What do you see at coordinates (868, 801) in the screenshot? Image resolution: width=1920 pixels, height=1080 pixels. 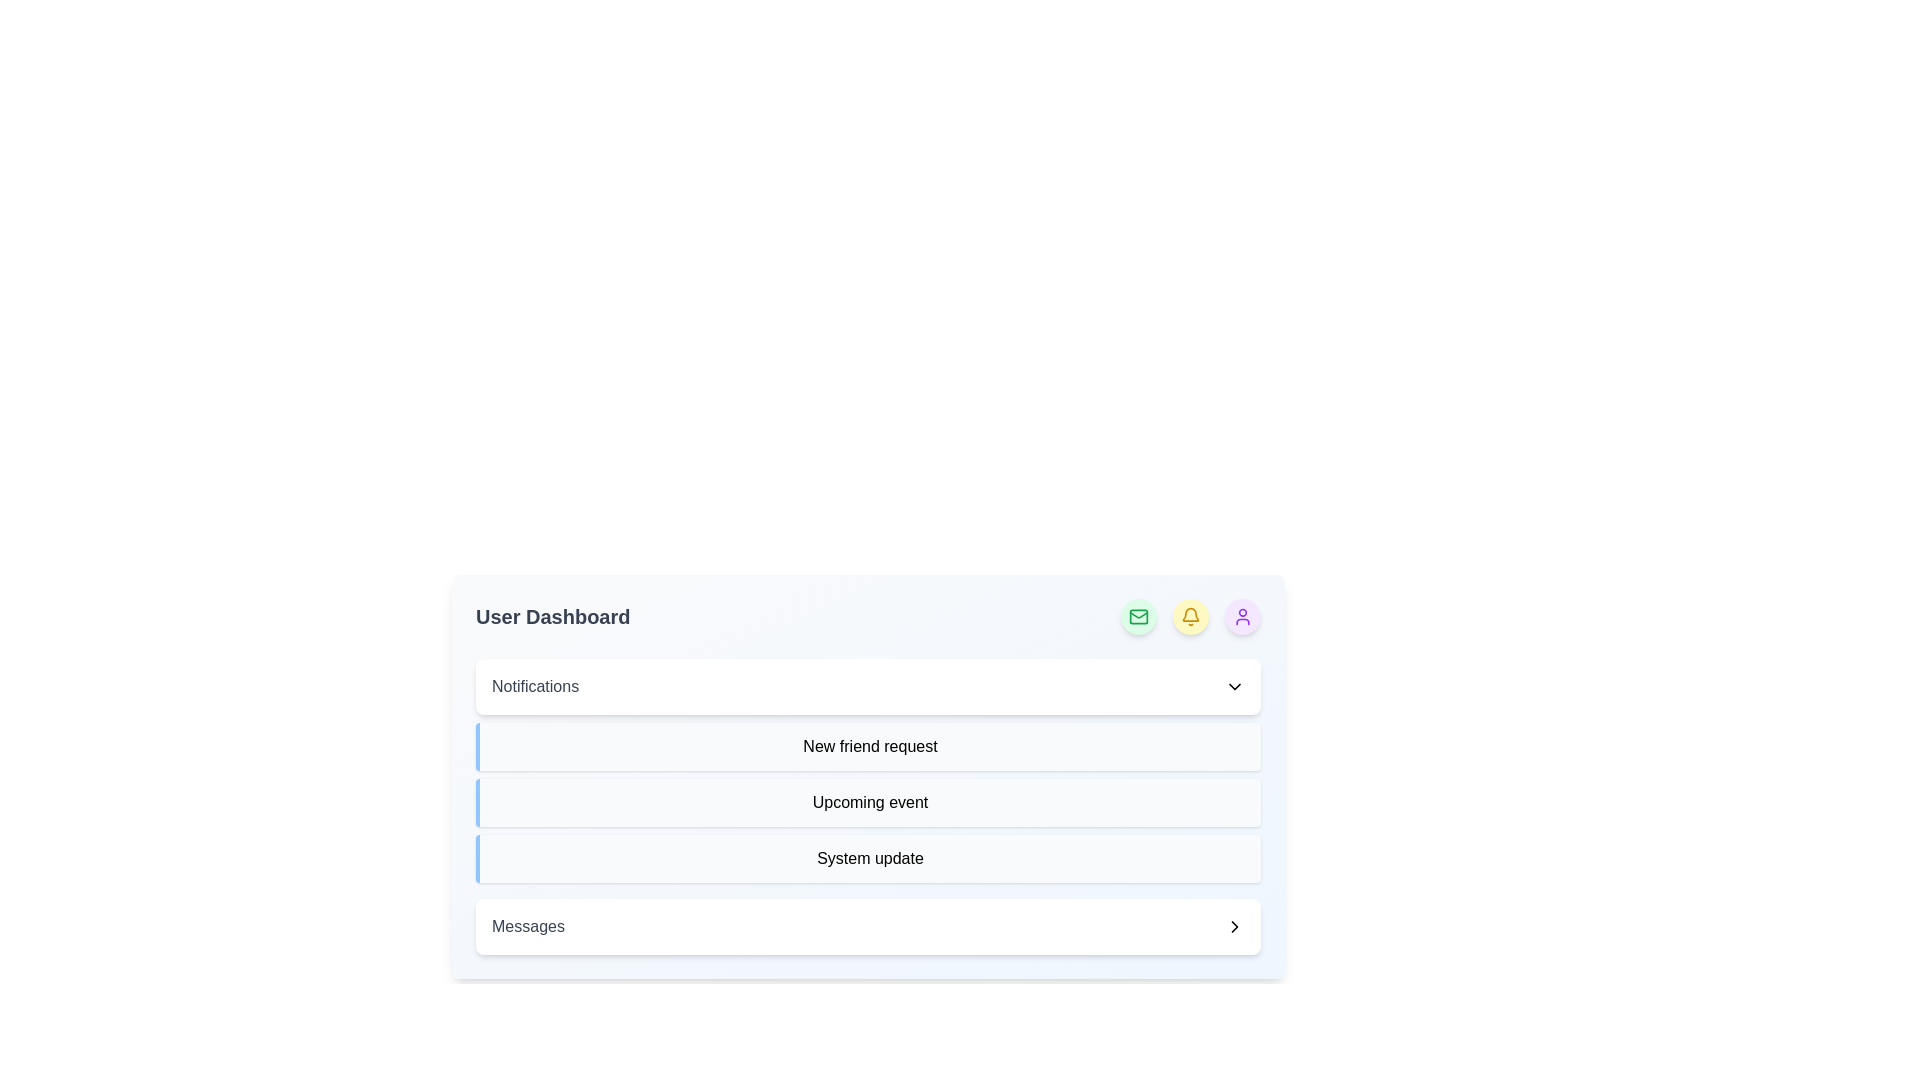 I see `the second notification text label in the 'Notifications' section that informs the user about an upcoming event` at bounding box center [868, 801].